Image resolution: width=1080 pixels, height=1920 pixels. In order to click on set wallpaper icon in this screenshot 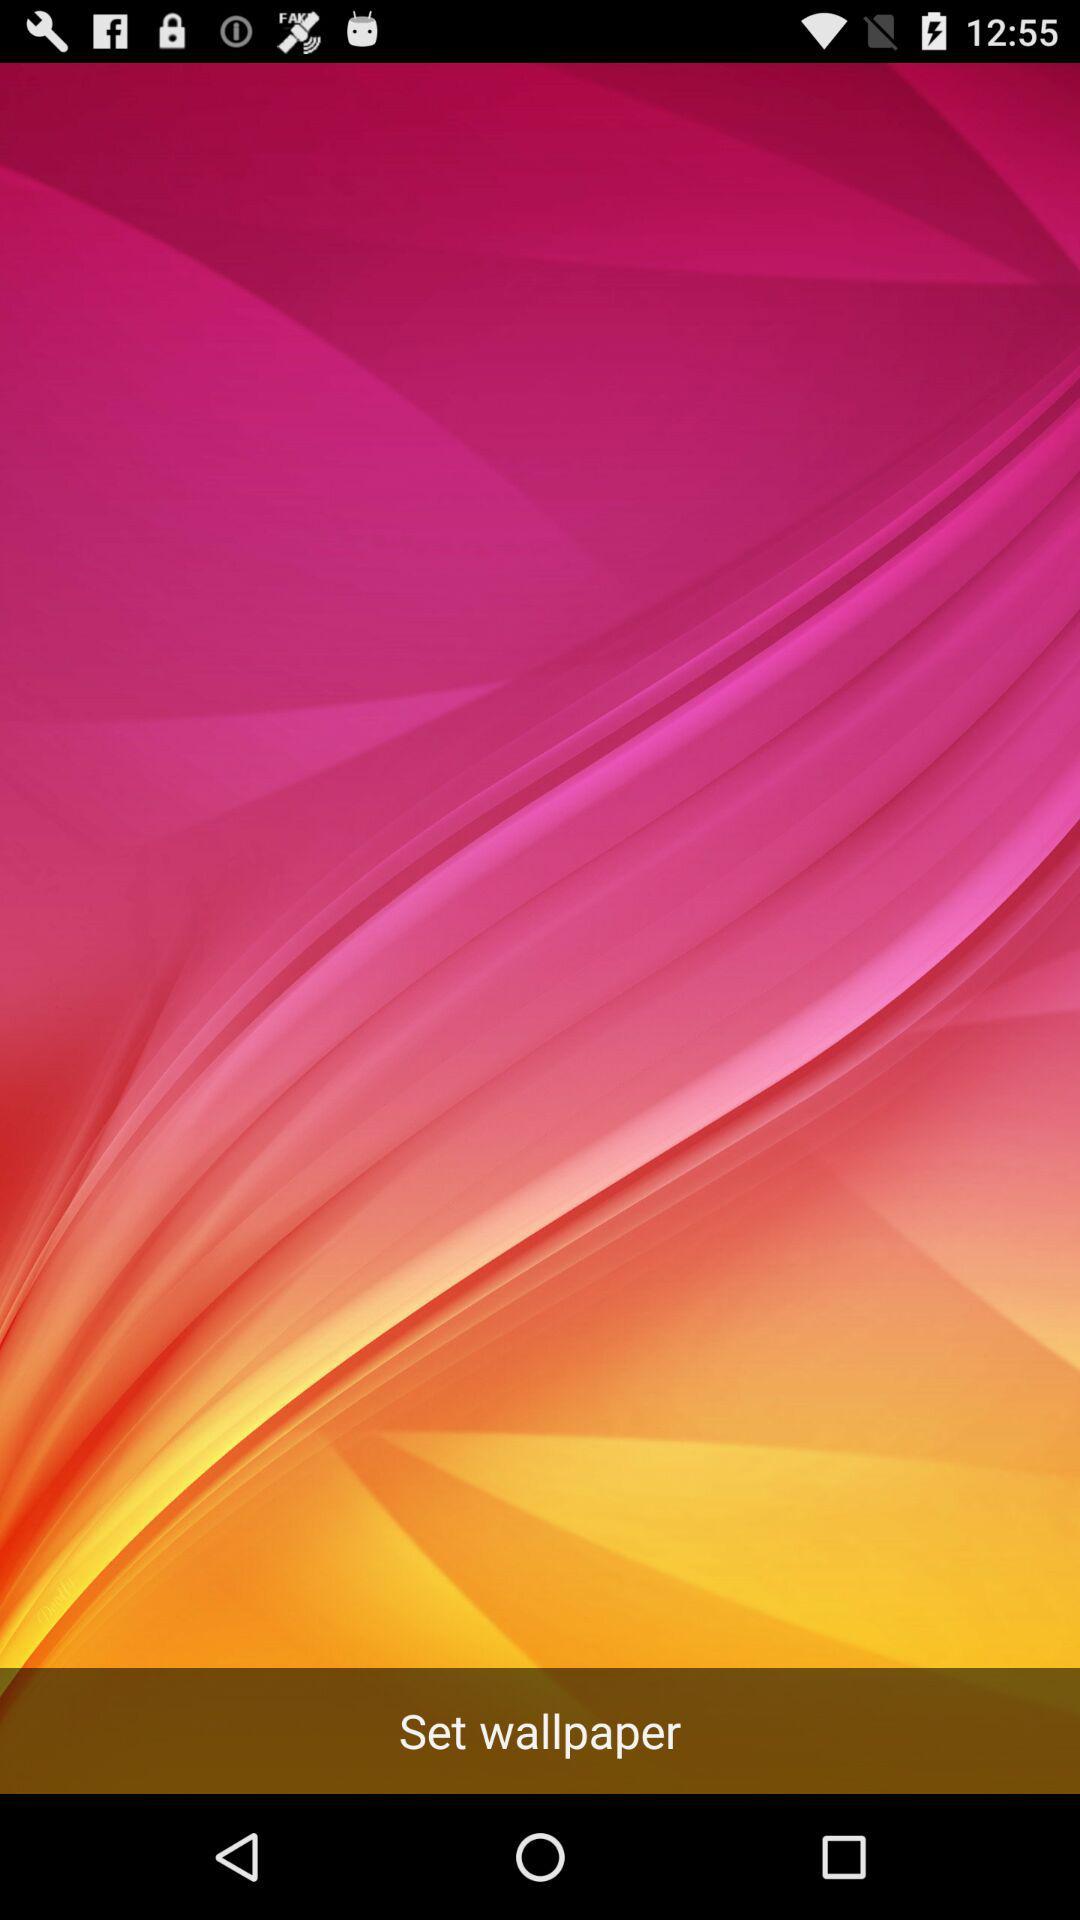, I will do `click(540, 1730)`.